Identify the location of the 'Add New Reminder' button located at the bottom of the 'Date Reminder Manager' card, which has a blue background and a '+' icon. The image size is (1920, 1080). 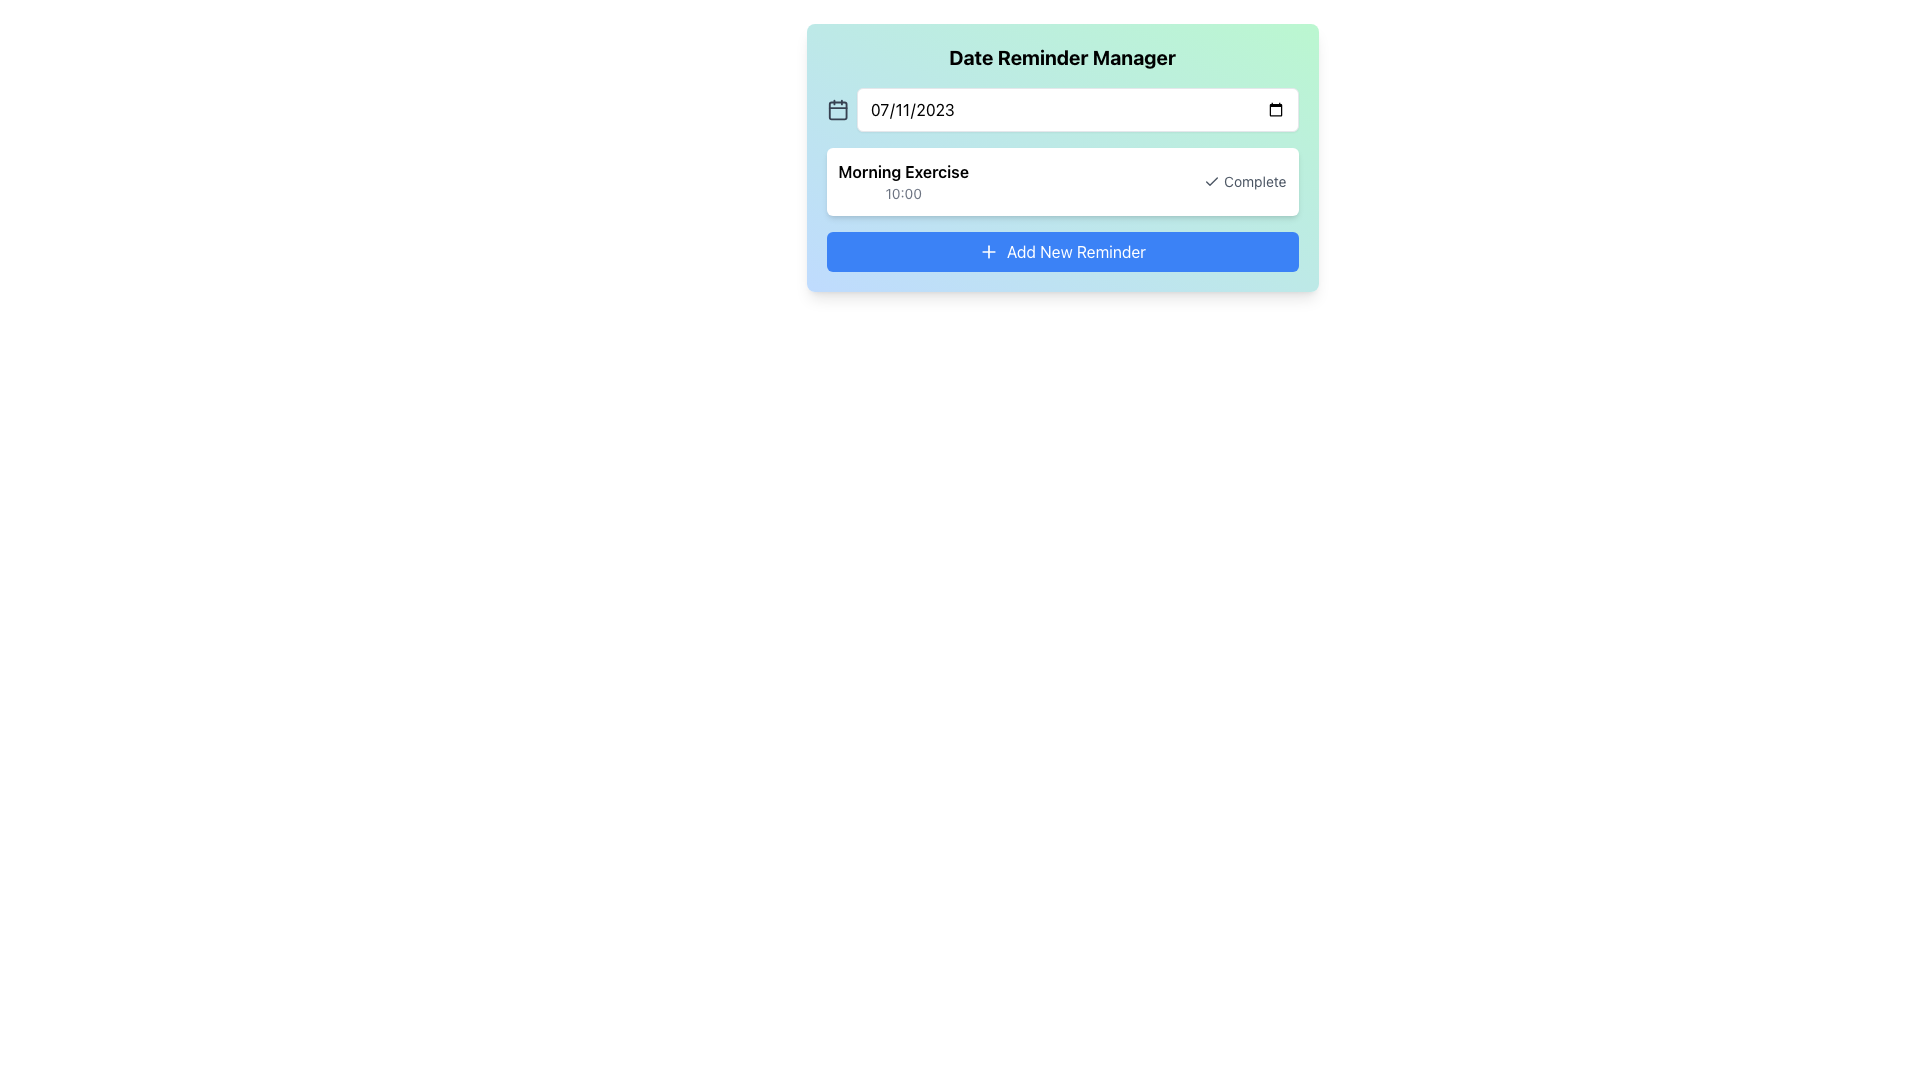
(1061, 250).